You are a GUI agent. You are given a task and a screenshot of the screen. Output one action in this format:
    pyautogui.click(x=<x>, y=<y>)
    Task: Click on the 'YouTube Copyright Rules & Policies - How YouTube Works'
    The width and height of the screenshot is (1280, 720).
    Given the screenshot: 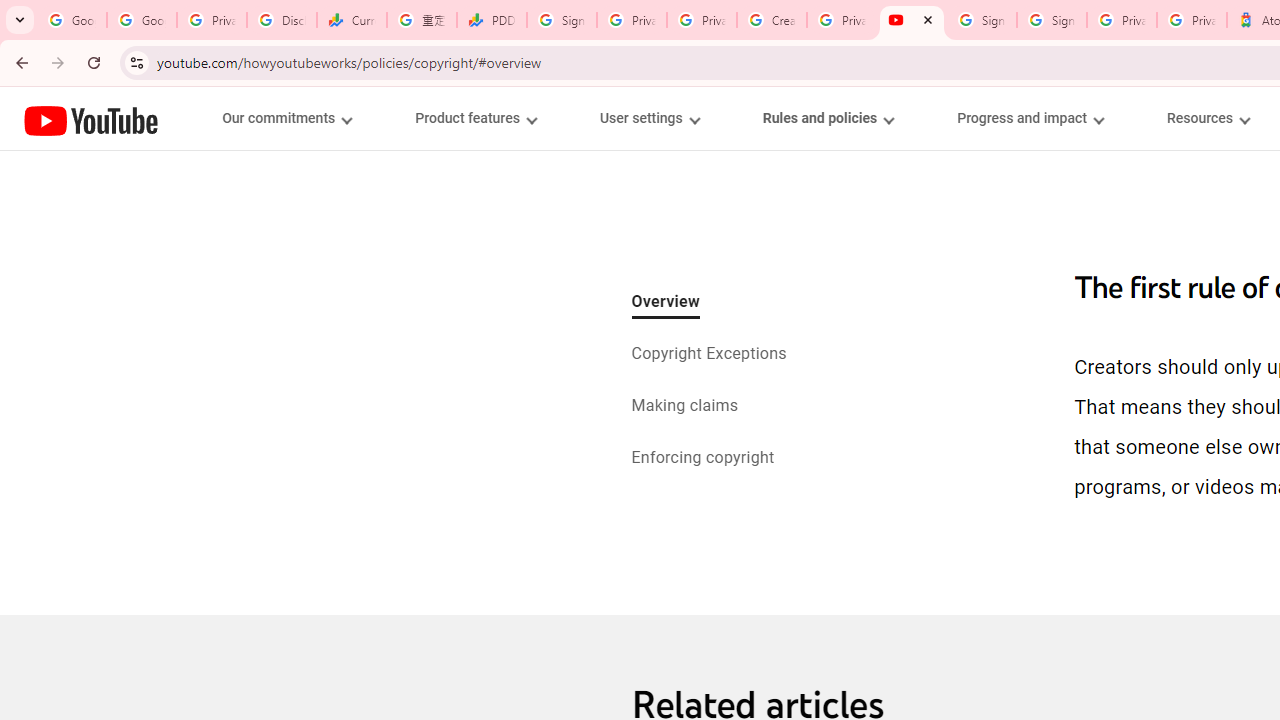 What is the action you would take?
    pyautogui.click(x=911, y=20)
    